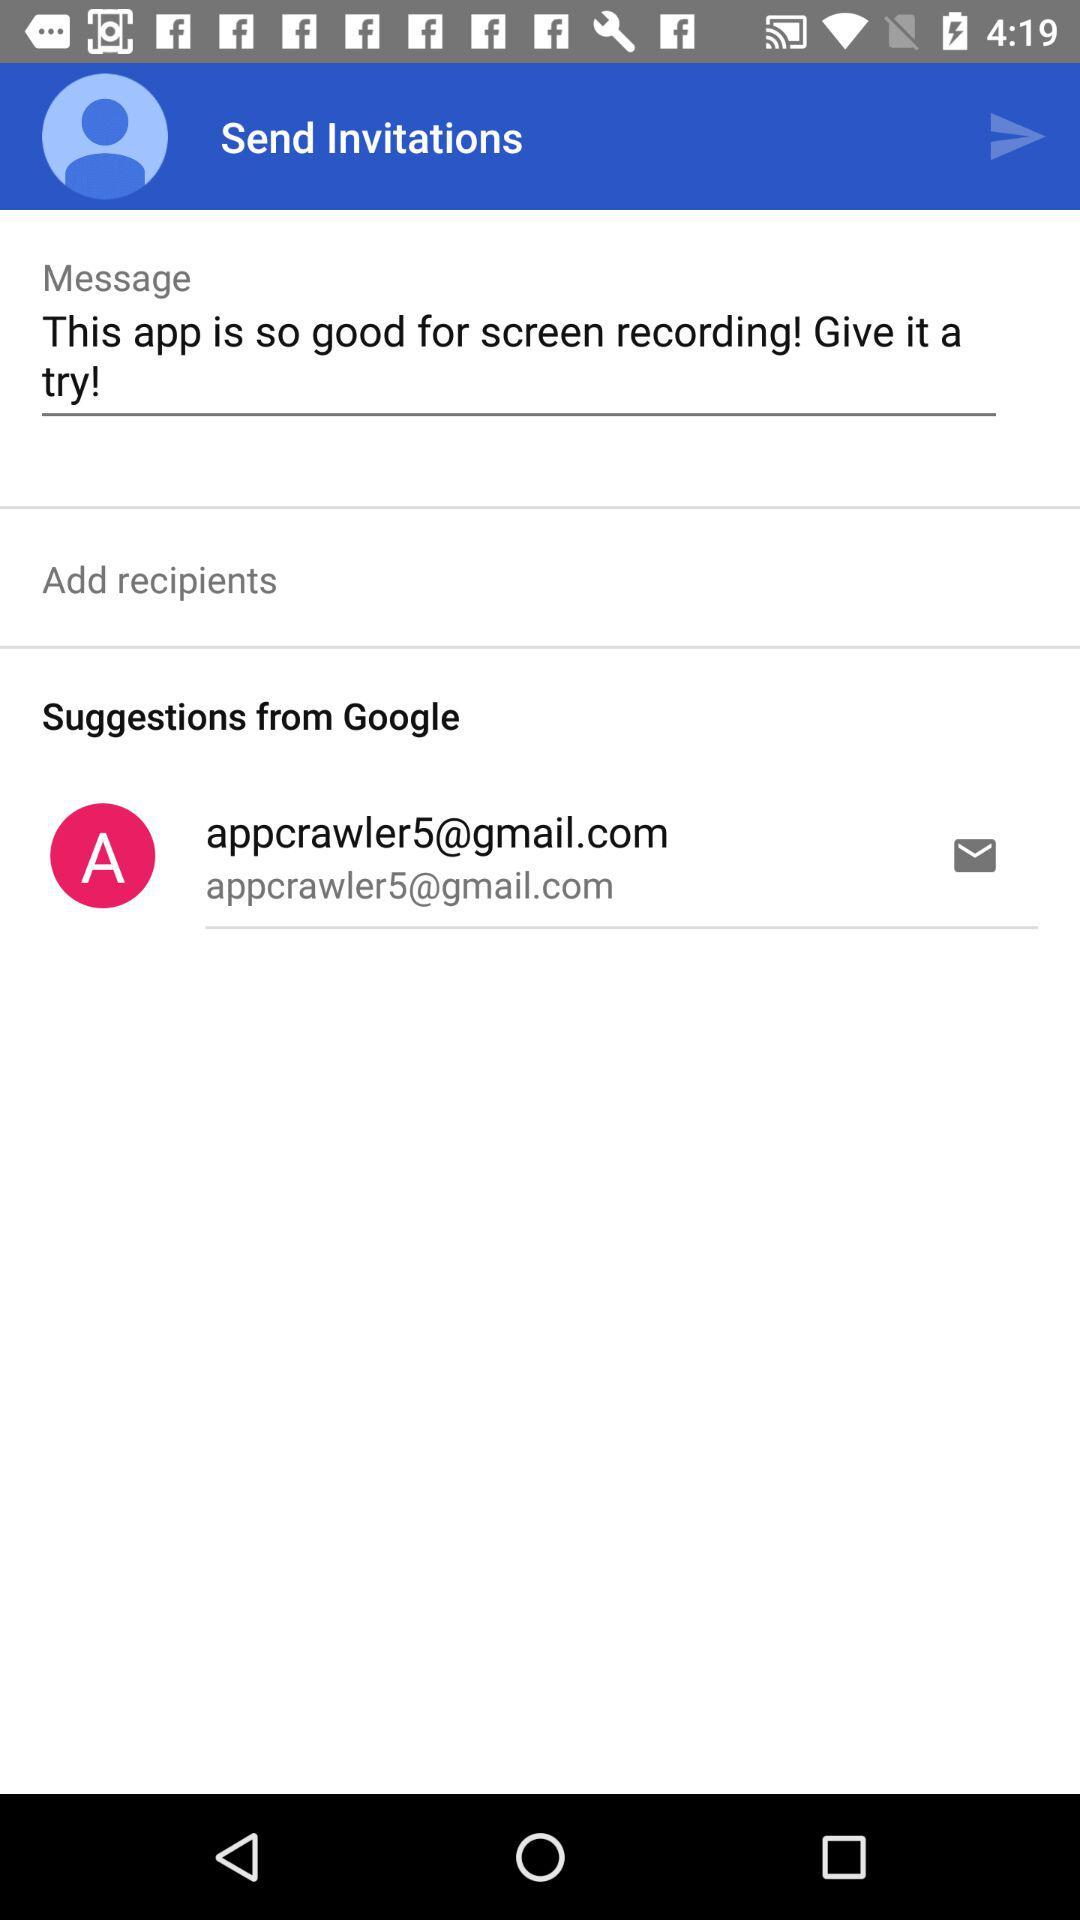  I want to click on the symbol which is beside appcrawler5gmailcom, so click(102, 855).